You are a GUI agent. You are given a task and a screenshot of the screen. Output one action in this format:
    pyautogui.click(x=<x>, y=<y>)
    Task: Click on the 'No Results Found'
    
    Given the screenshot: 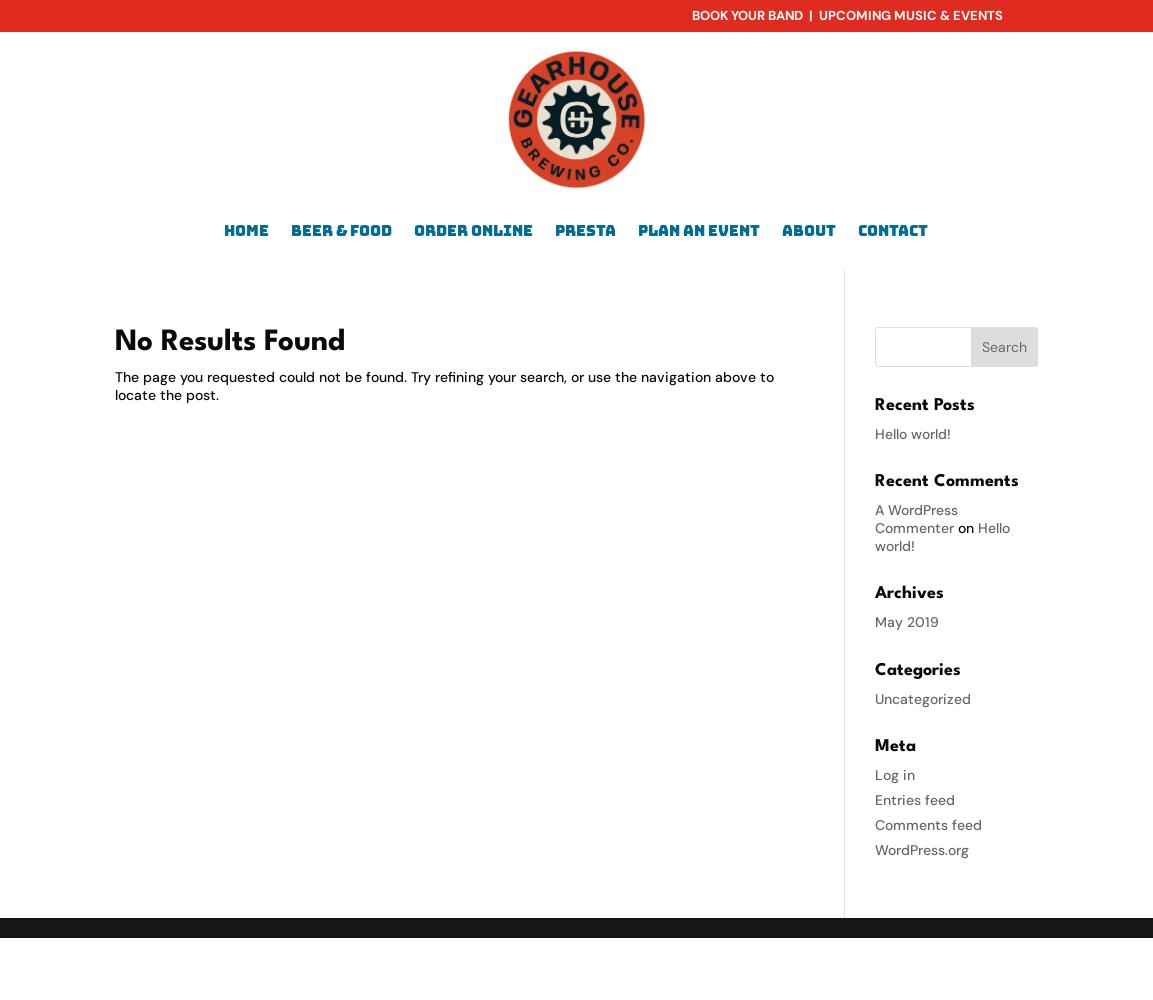 What is the action you would take?
    pyautogui.click(x=230, y=340)
    